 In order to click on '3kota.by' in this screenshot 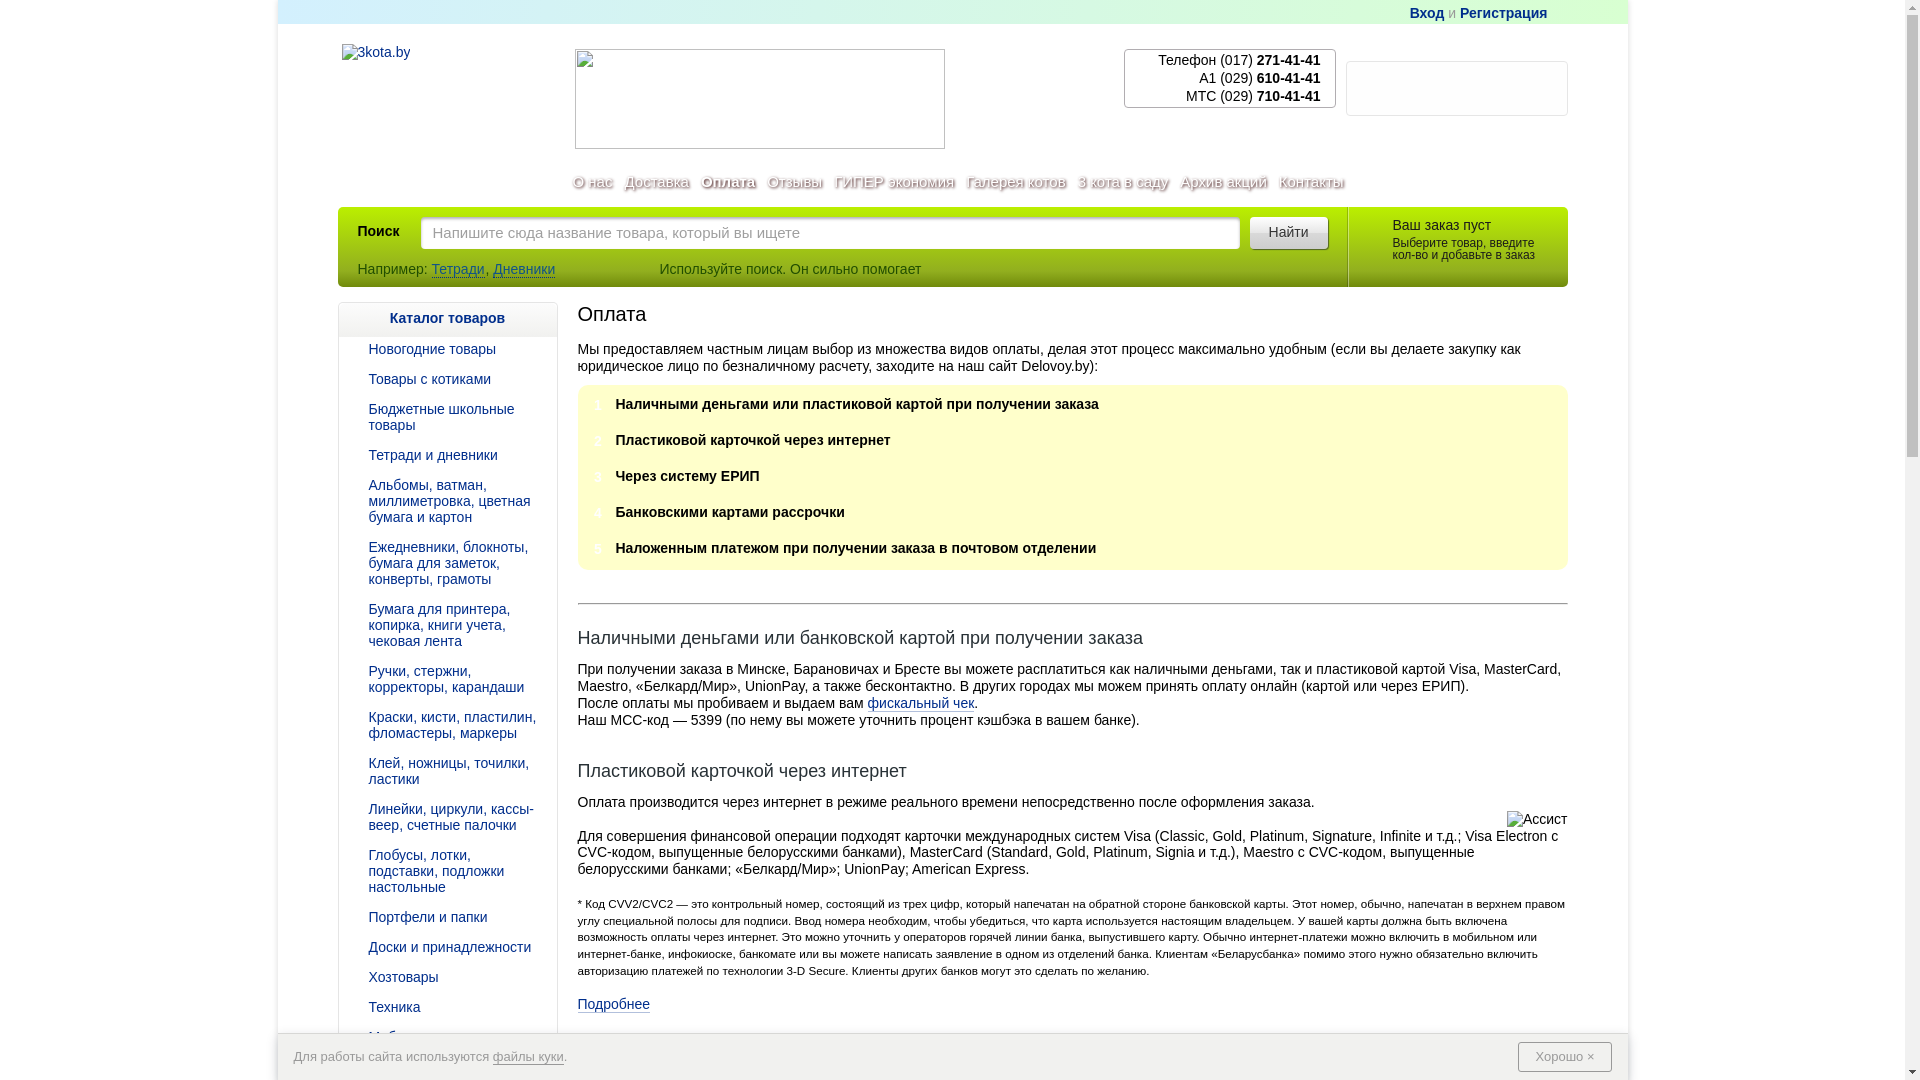, I will do `click(341, 95)`.